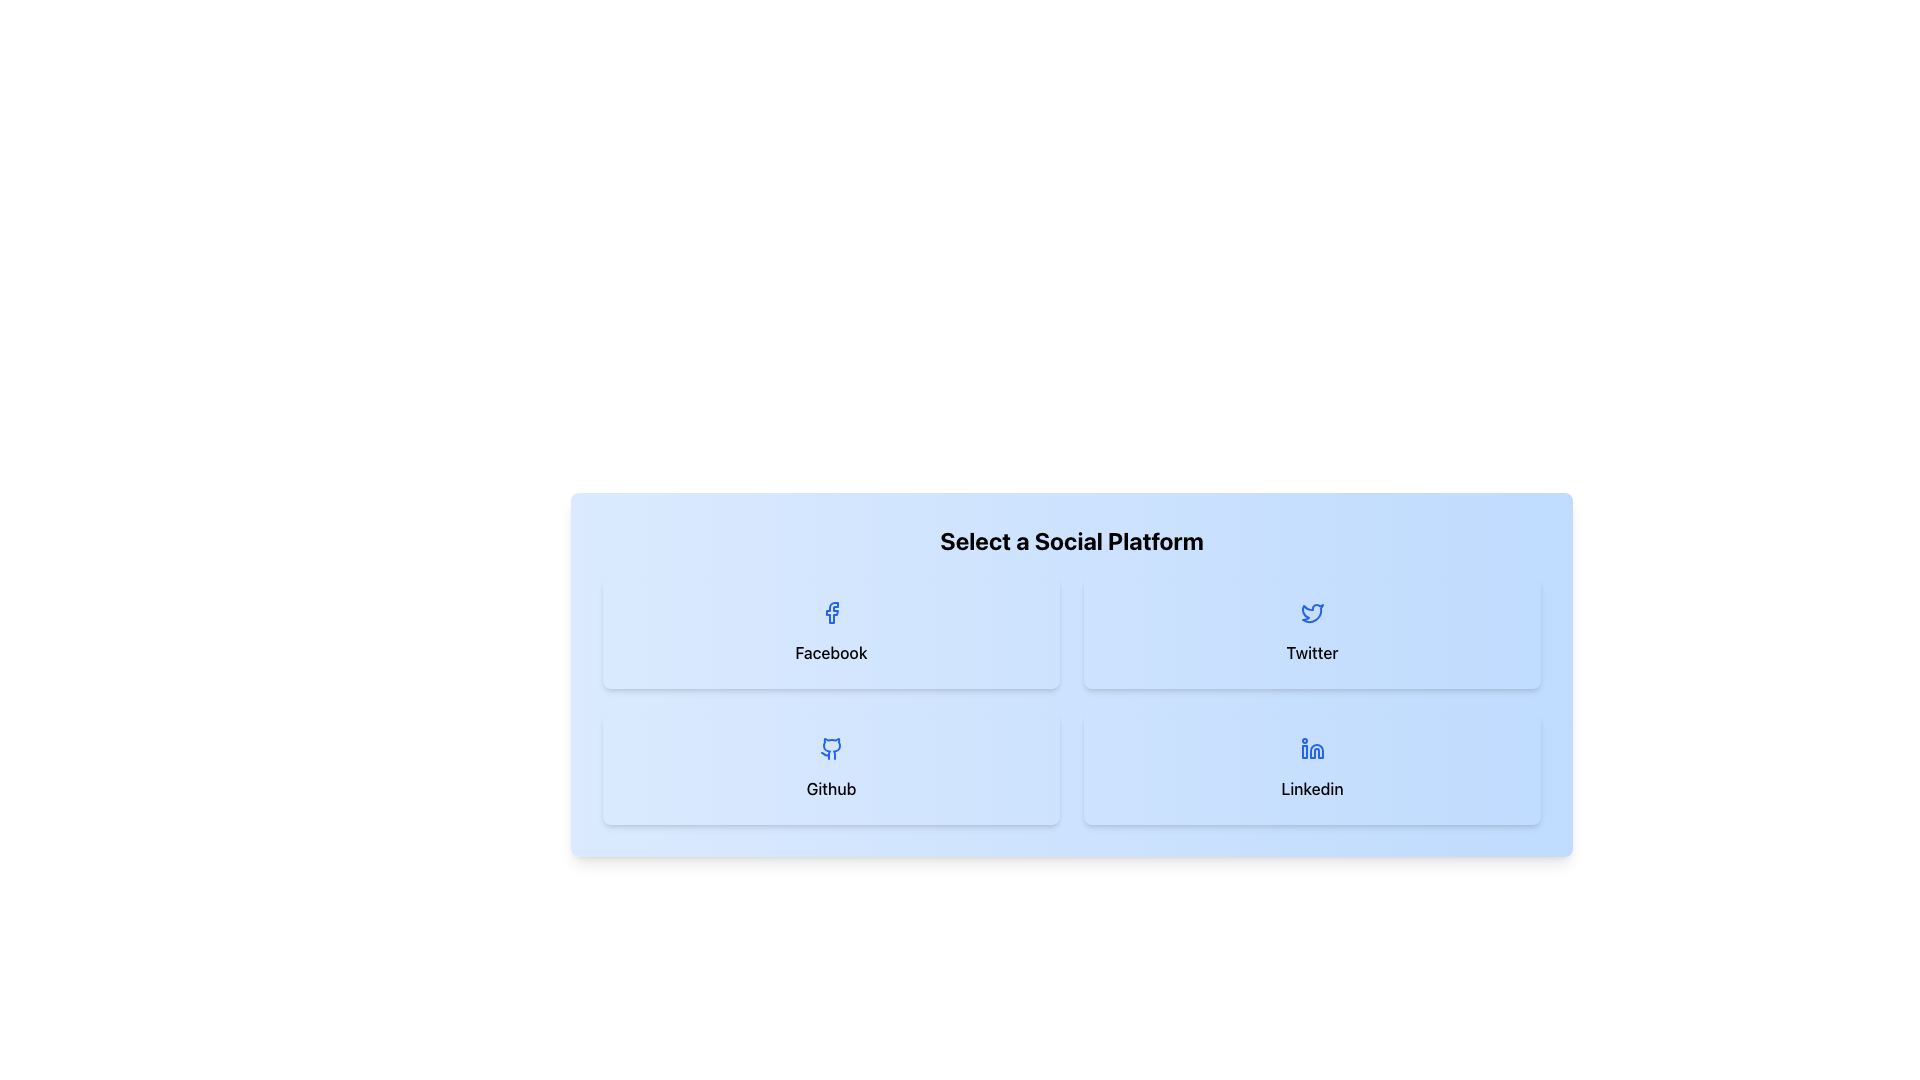  What do you see at coordinates (1304, 752) in the screenshot?
I see `the LinkedIn logo, specifically targeting the small rectangular shape that forms the vertical bar of the letter 'i'` at bounding box center [1304, 752].